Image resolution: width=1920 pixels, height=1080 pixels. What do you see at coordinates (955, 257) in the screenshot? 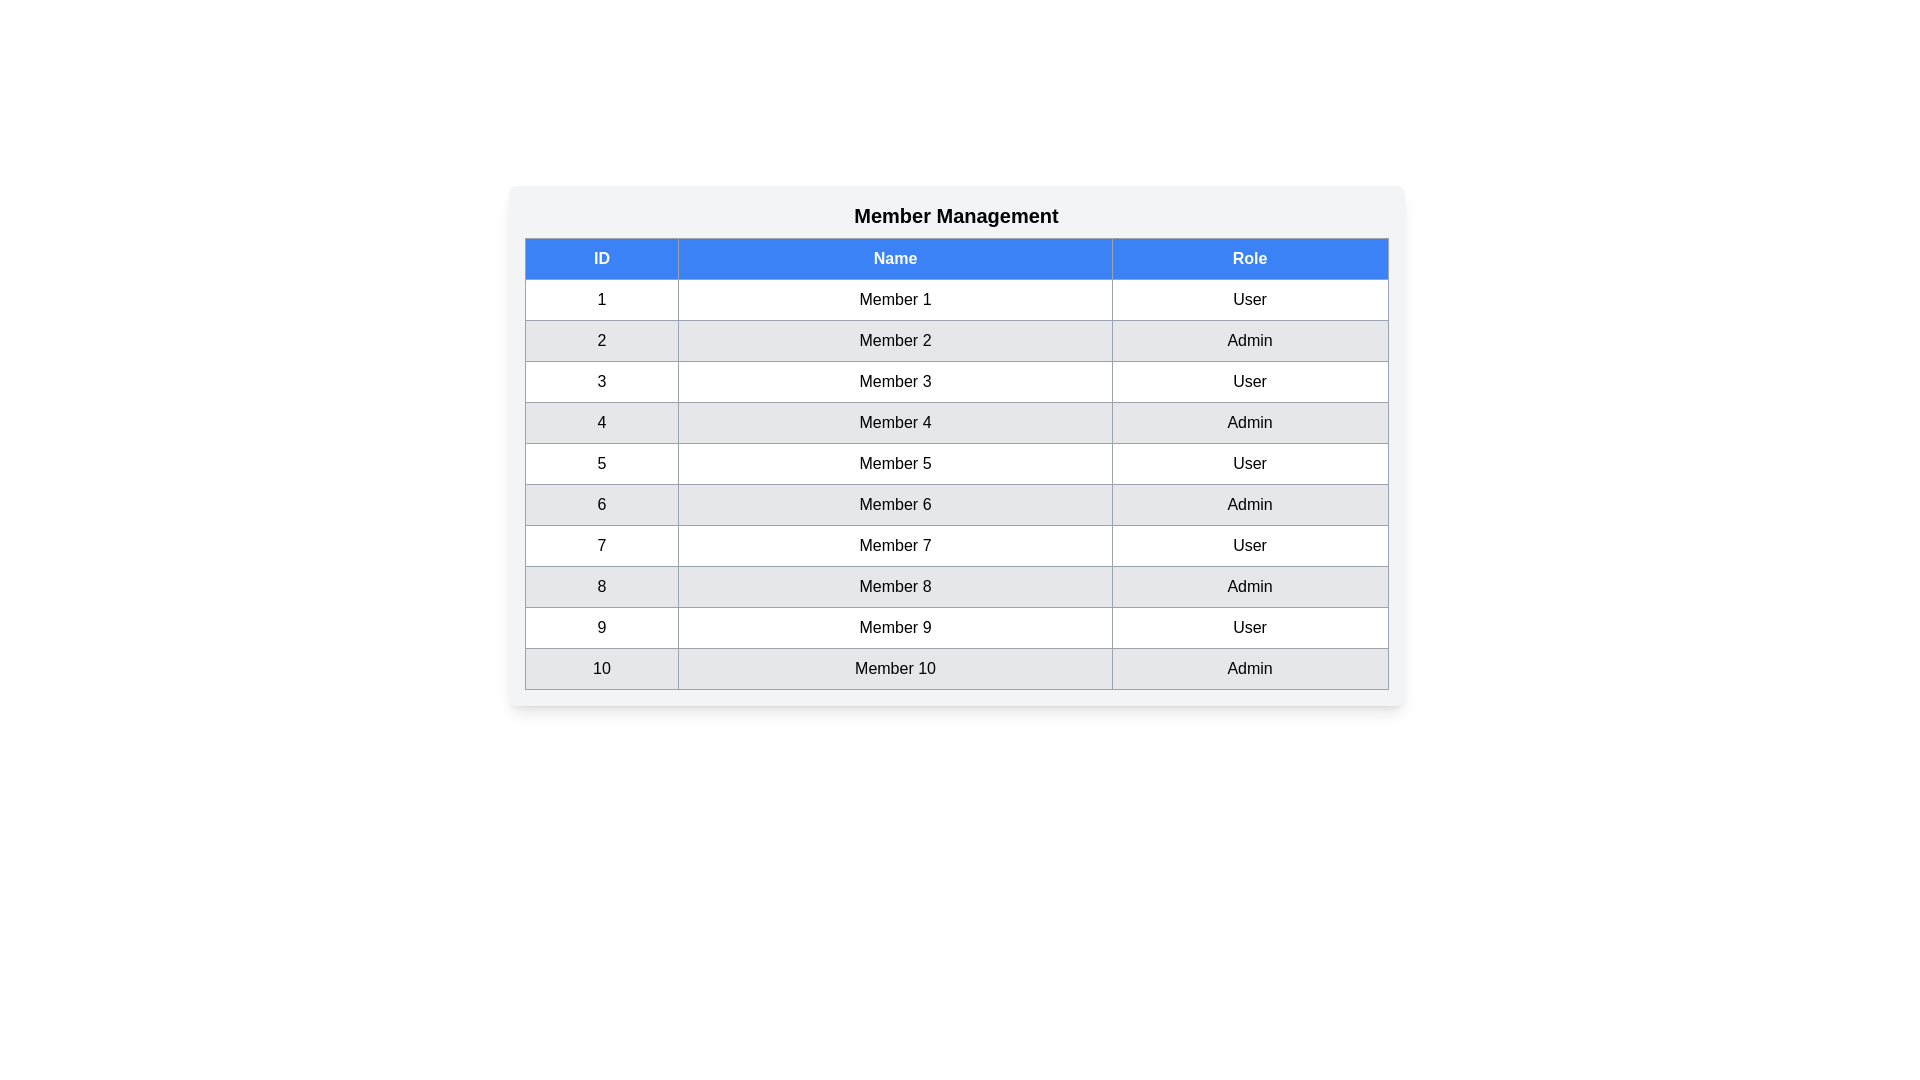
I see `the table header section to inspect its contents` at bounding box center [955, 257].